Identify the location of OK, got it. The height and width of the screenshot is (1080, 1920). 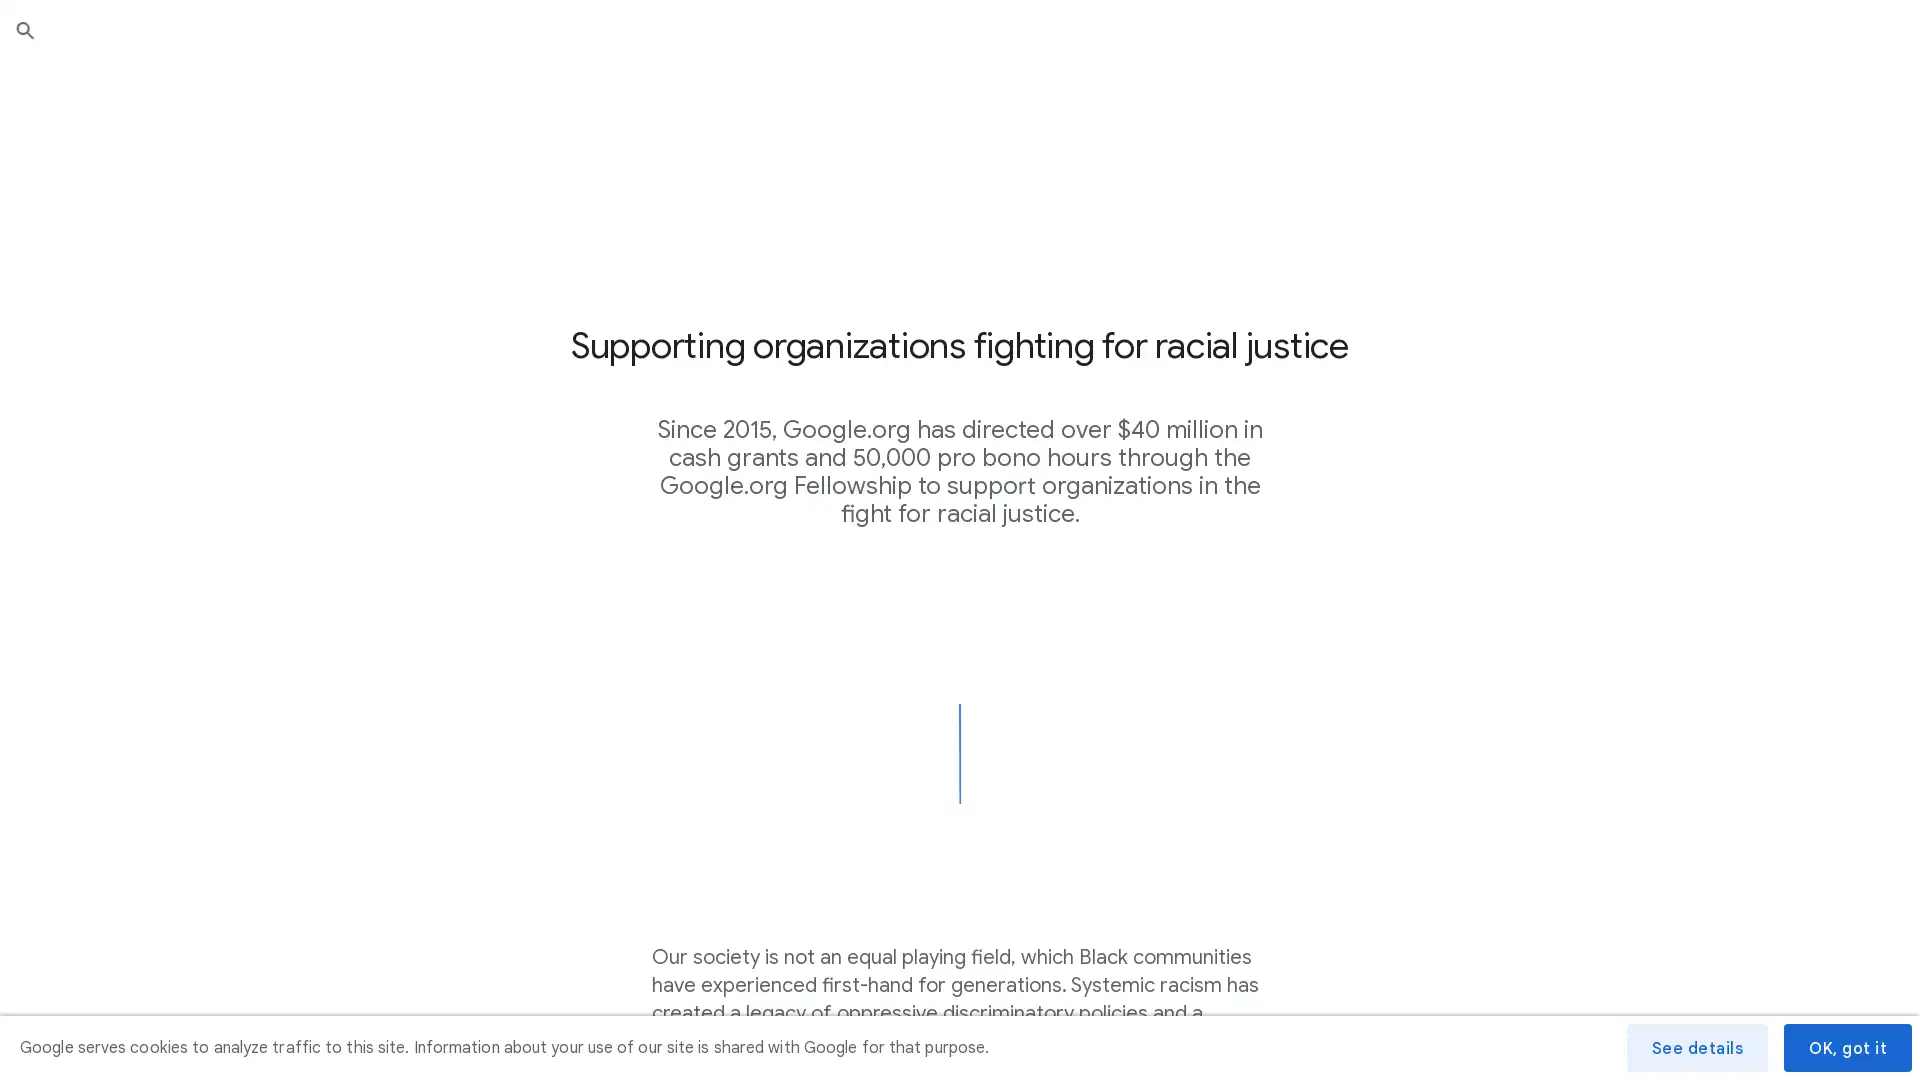
(1847, 1047).